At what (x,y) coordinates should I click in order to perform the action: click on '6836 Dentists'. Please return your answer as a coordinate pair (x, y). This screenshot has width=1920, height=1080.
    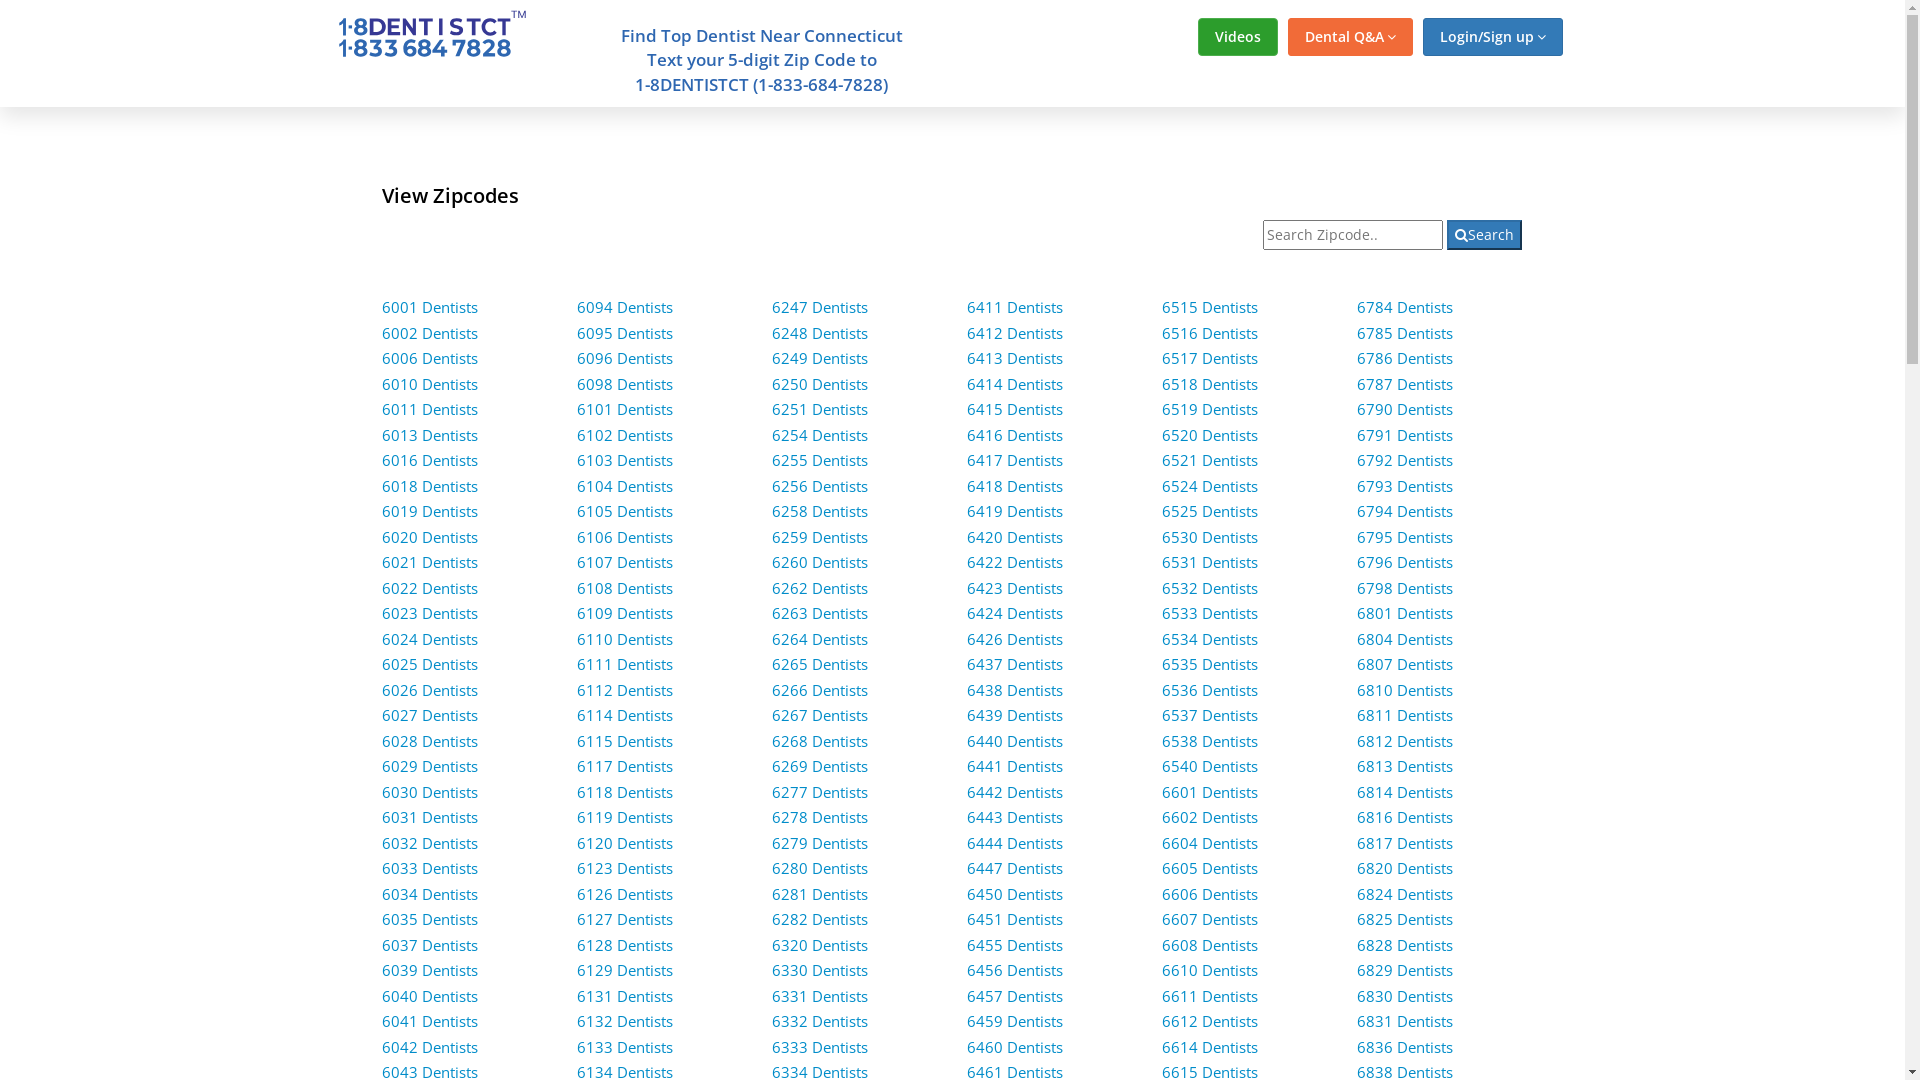
    Looking at the image, I should click on (1404, 1045).